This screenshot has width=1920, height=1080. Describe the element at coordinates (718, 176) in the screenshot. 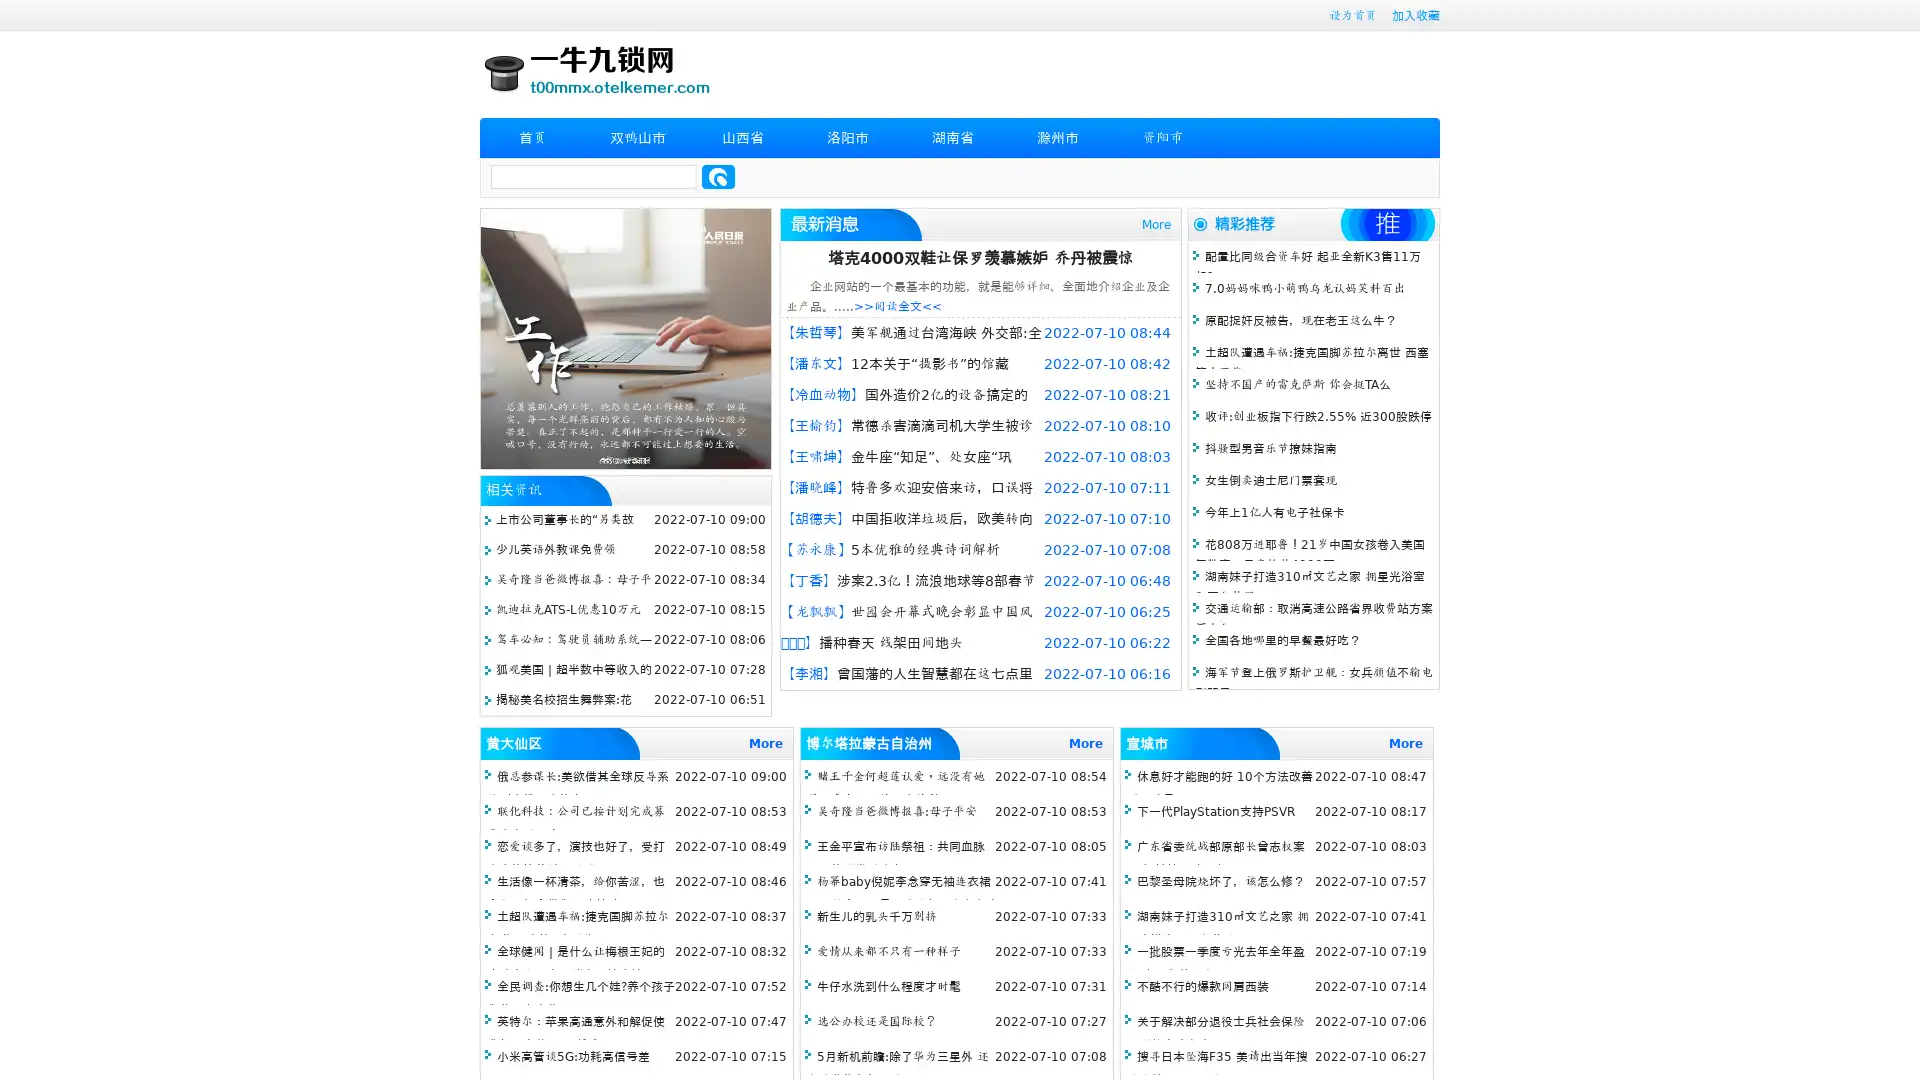

I see `Search` at that location.